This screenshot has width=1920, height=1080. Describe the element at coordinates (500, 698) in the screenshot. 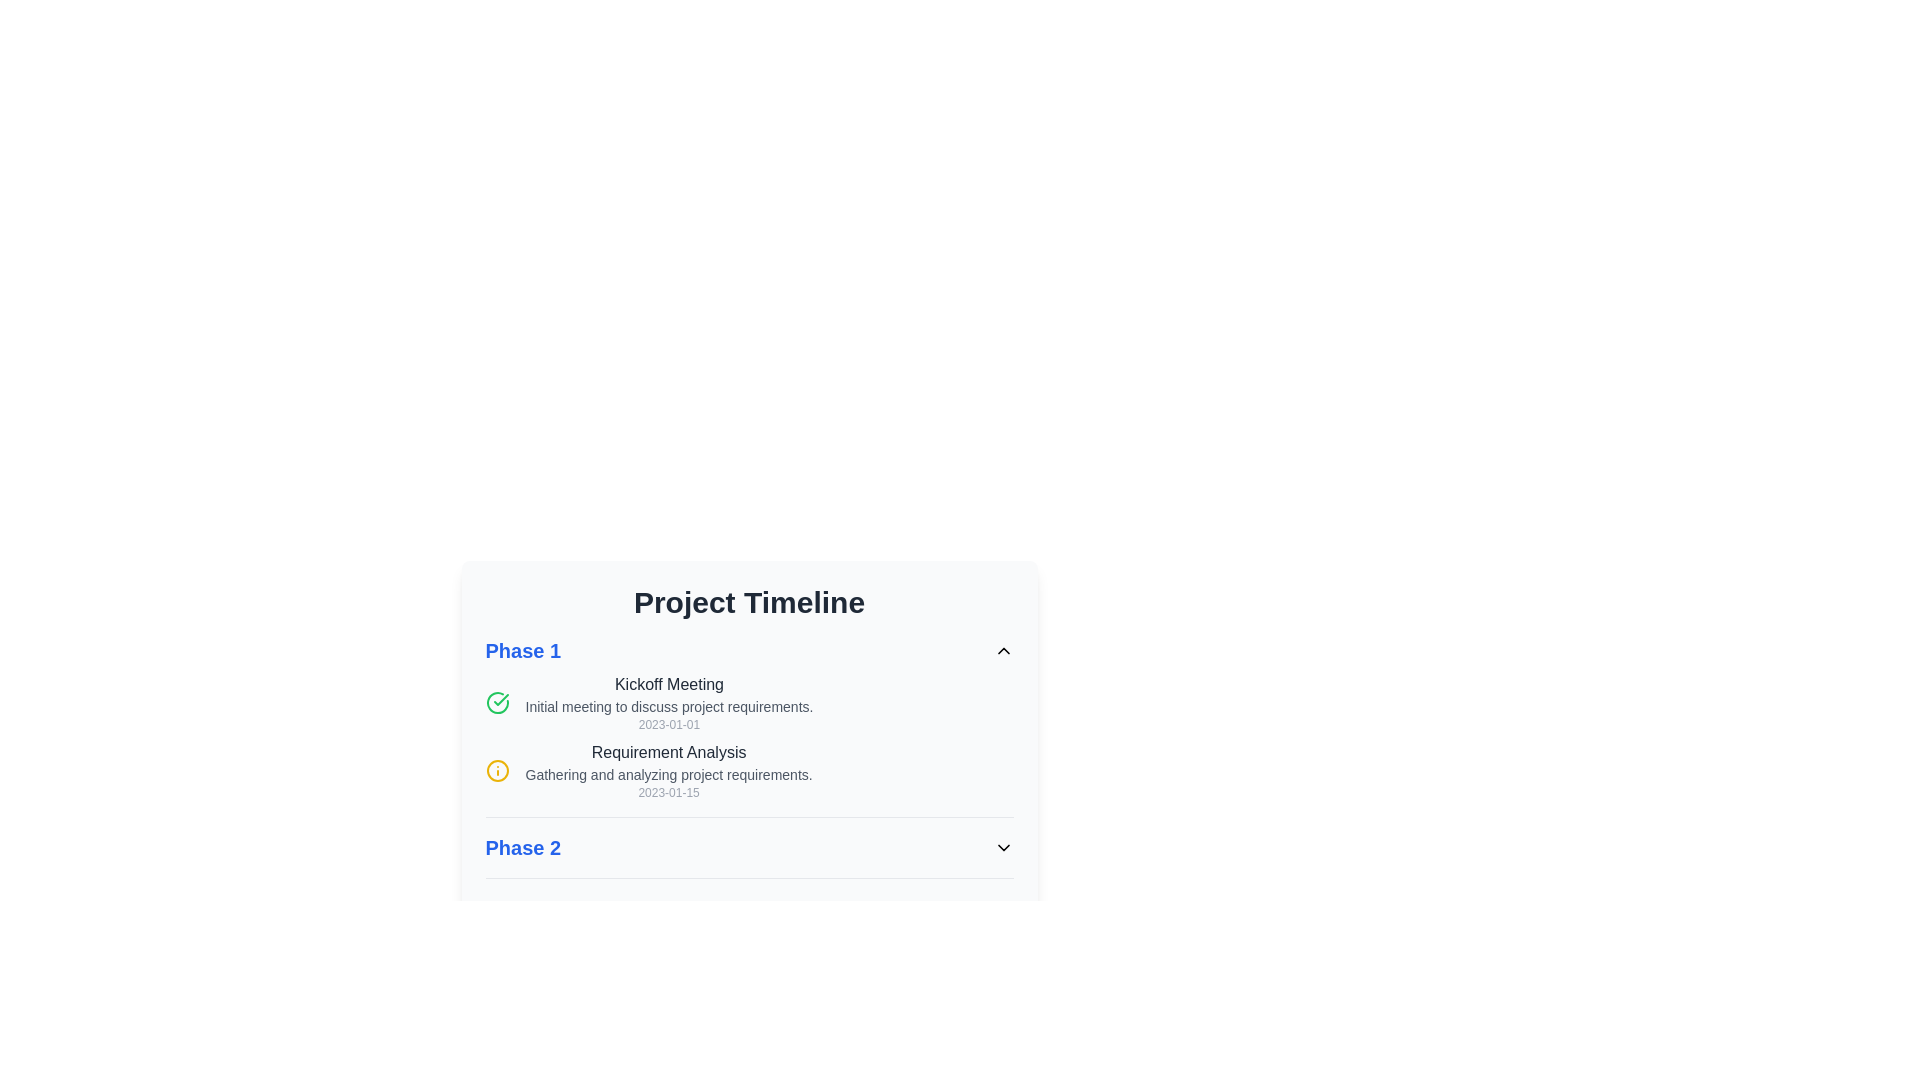

I see `the checkmark icon within the circular frame, located next to the 'Kickoff Meeting' text in the 'Phase 1' area of the 'Project Timeline'` at that location.